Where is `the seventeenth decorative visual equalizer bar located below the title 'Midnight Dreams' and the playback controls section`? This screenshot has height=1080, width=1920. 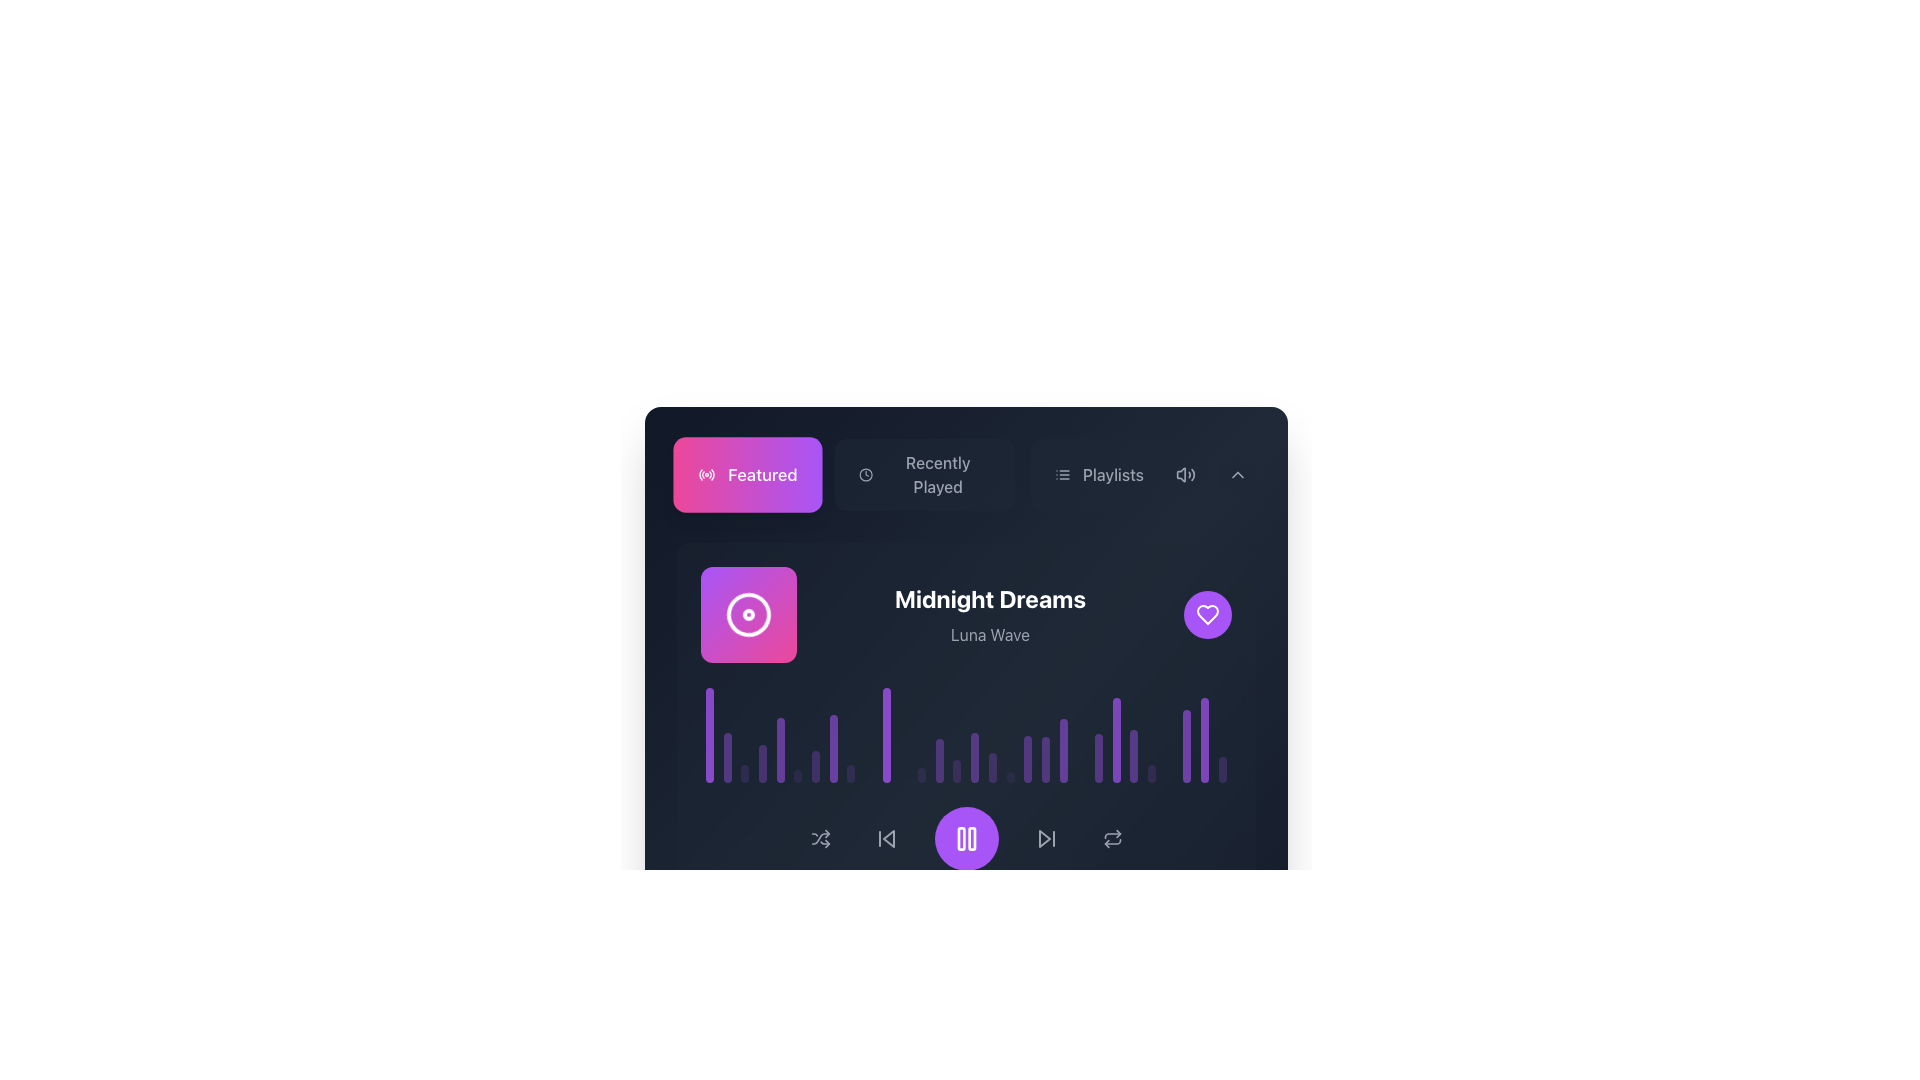 the seventeenth decorative visual equalizer bar located below the title 'Midnight Dreams' and the playback controls section is located at coordinates (992, 766).